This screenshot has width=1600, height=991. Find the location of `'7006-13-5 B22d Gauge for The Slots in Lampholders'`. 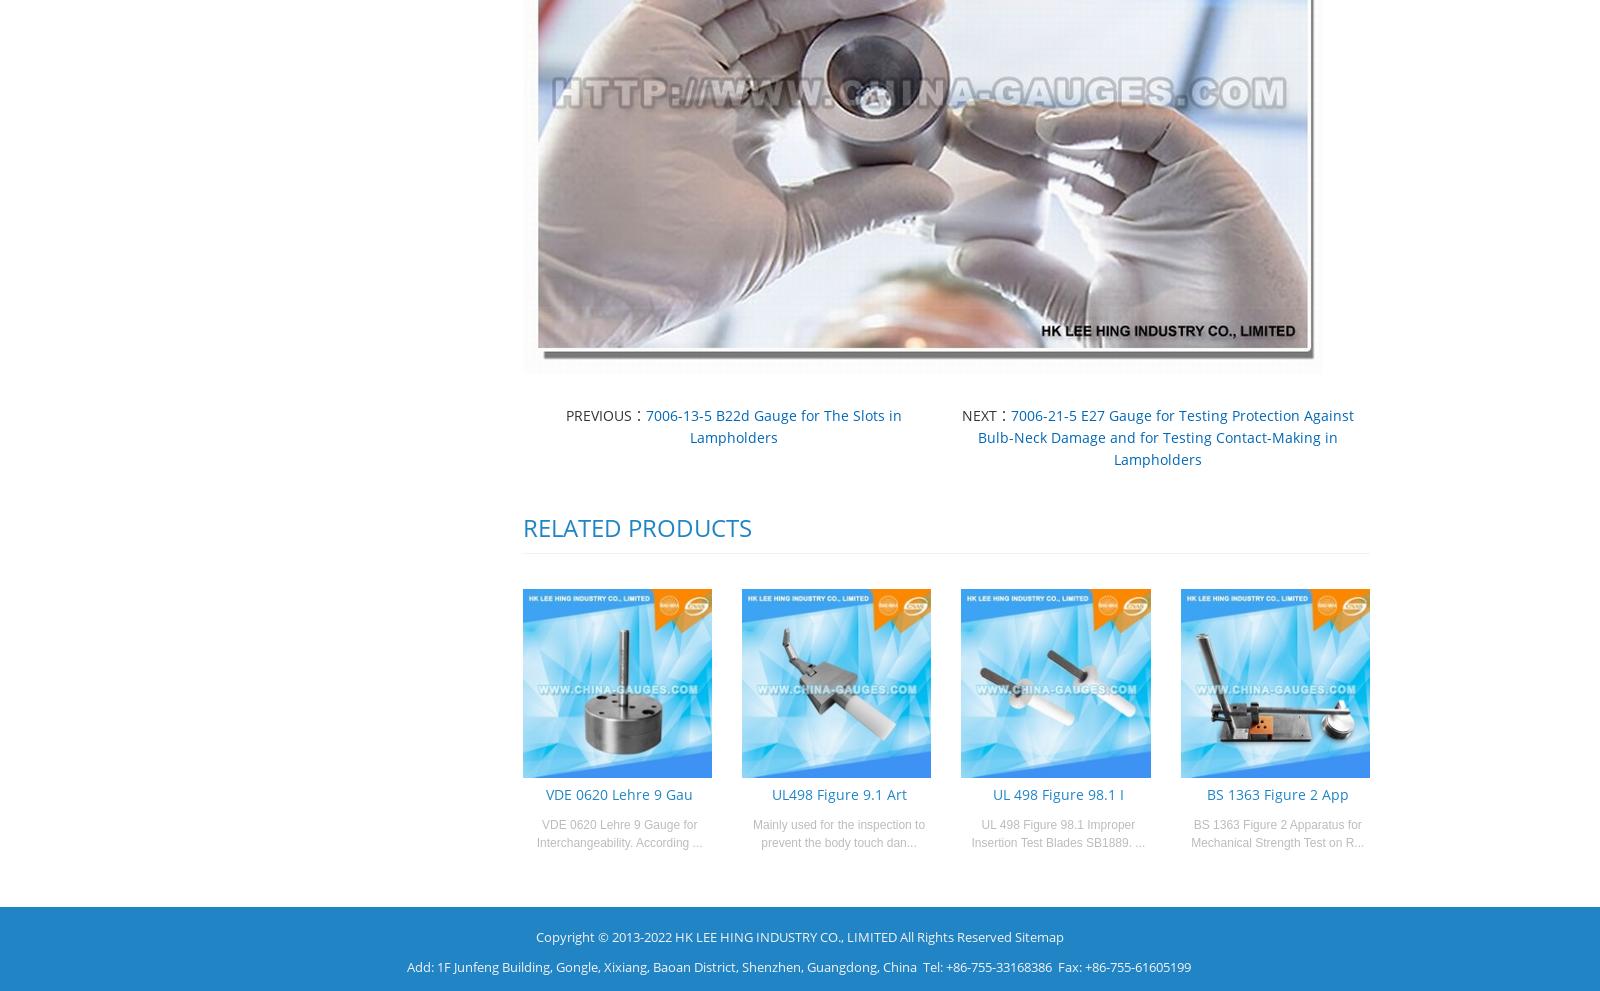

'7006-13-5 B22d Gauge for The Slots in Lampholders' is located at coordinates (774, 426).